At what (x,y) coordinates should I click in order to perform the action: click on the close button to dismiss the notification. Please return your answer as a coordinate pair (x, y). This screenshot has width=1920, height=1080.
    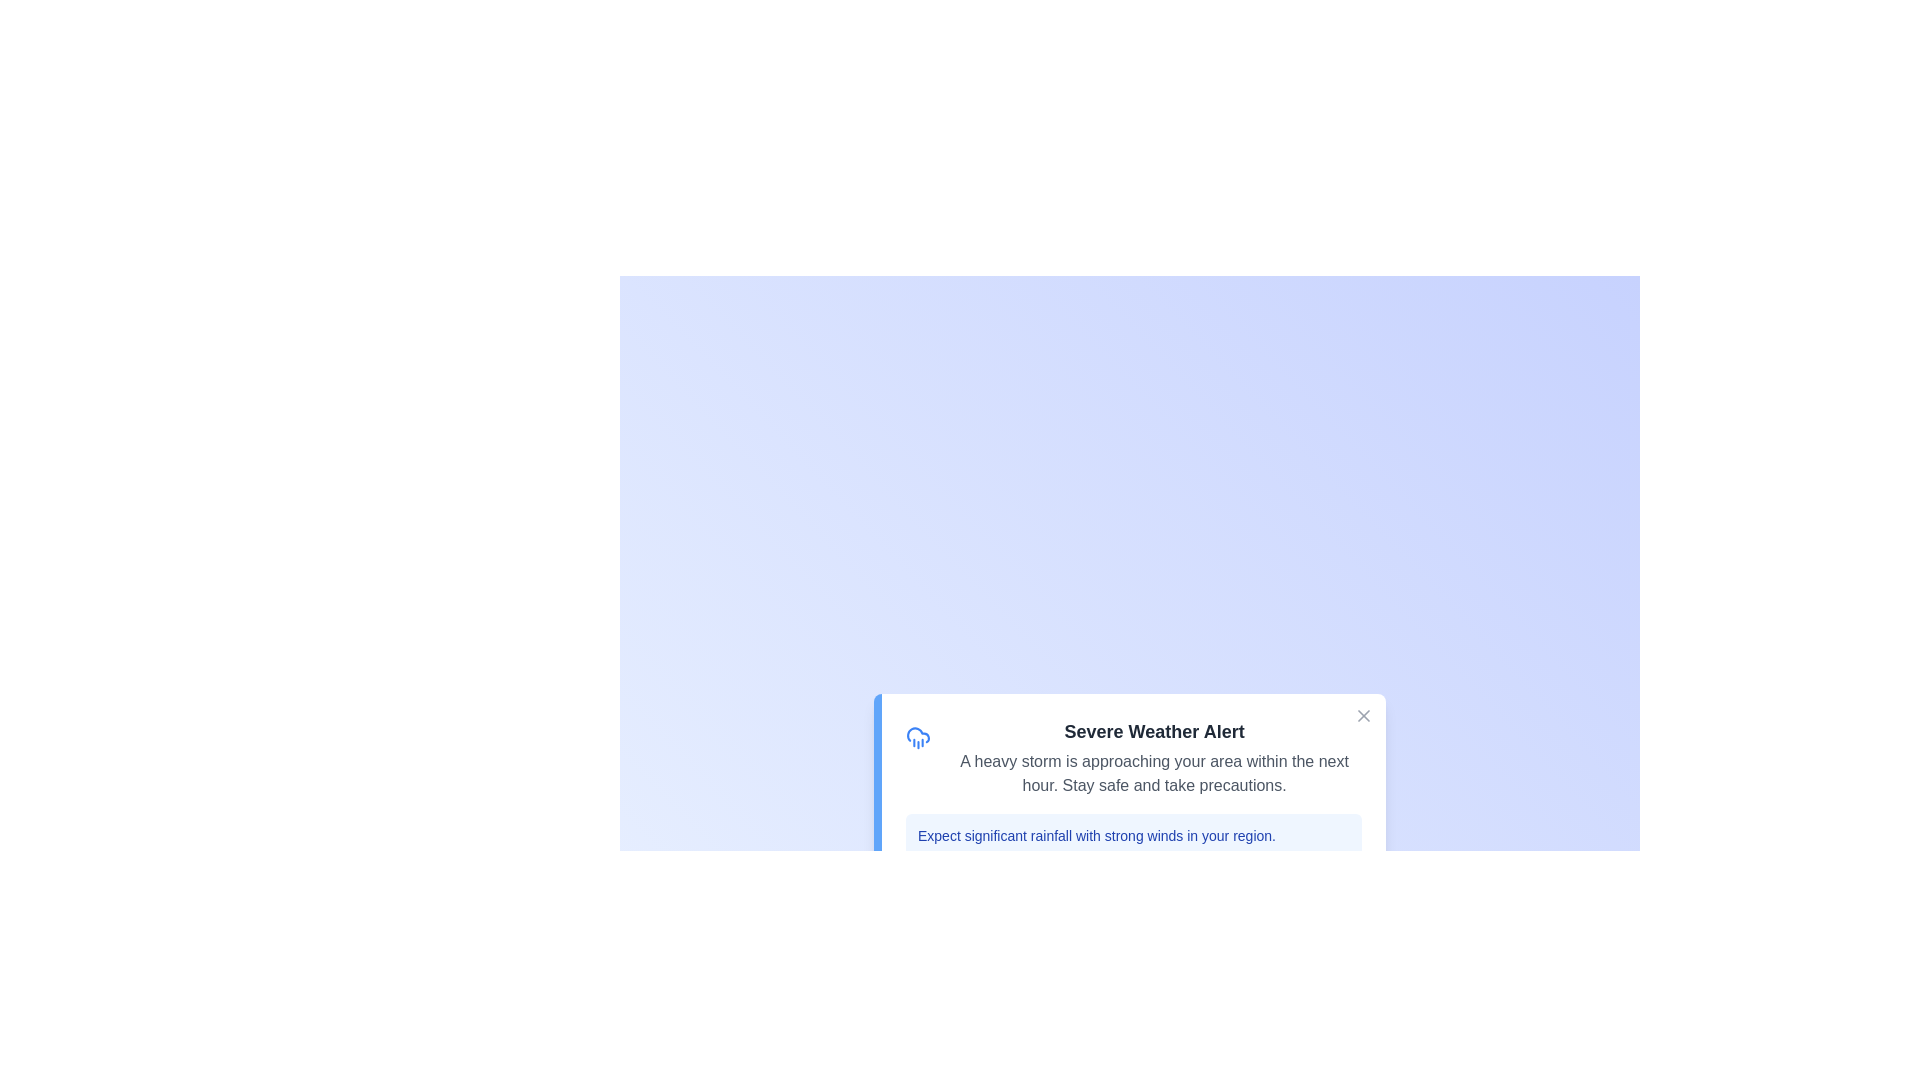
    Looking at the image, I should click on (1362, 715).